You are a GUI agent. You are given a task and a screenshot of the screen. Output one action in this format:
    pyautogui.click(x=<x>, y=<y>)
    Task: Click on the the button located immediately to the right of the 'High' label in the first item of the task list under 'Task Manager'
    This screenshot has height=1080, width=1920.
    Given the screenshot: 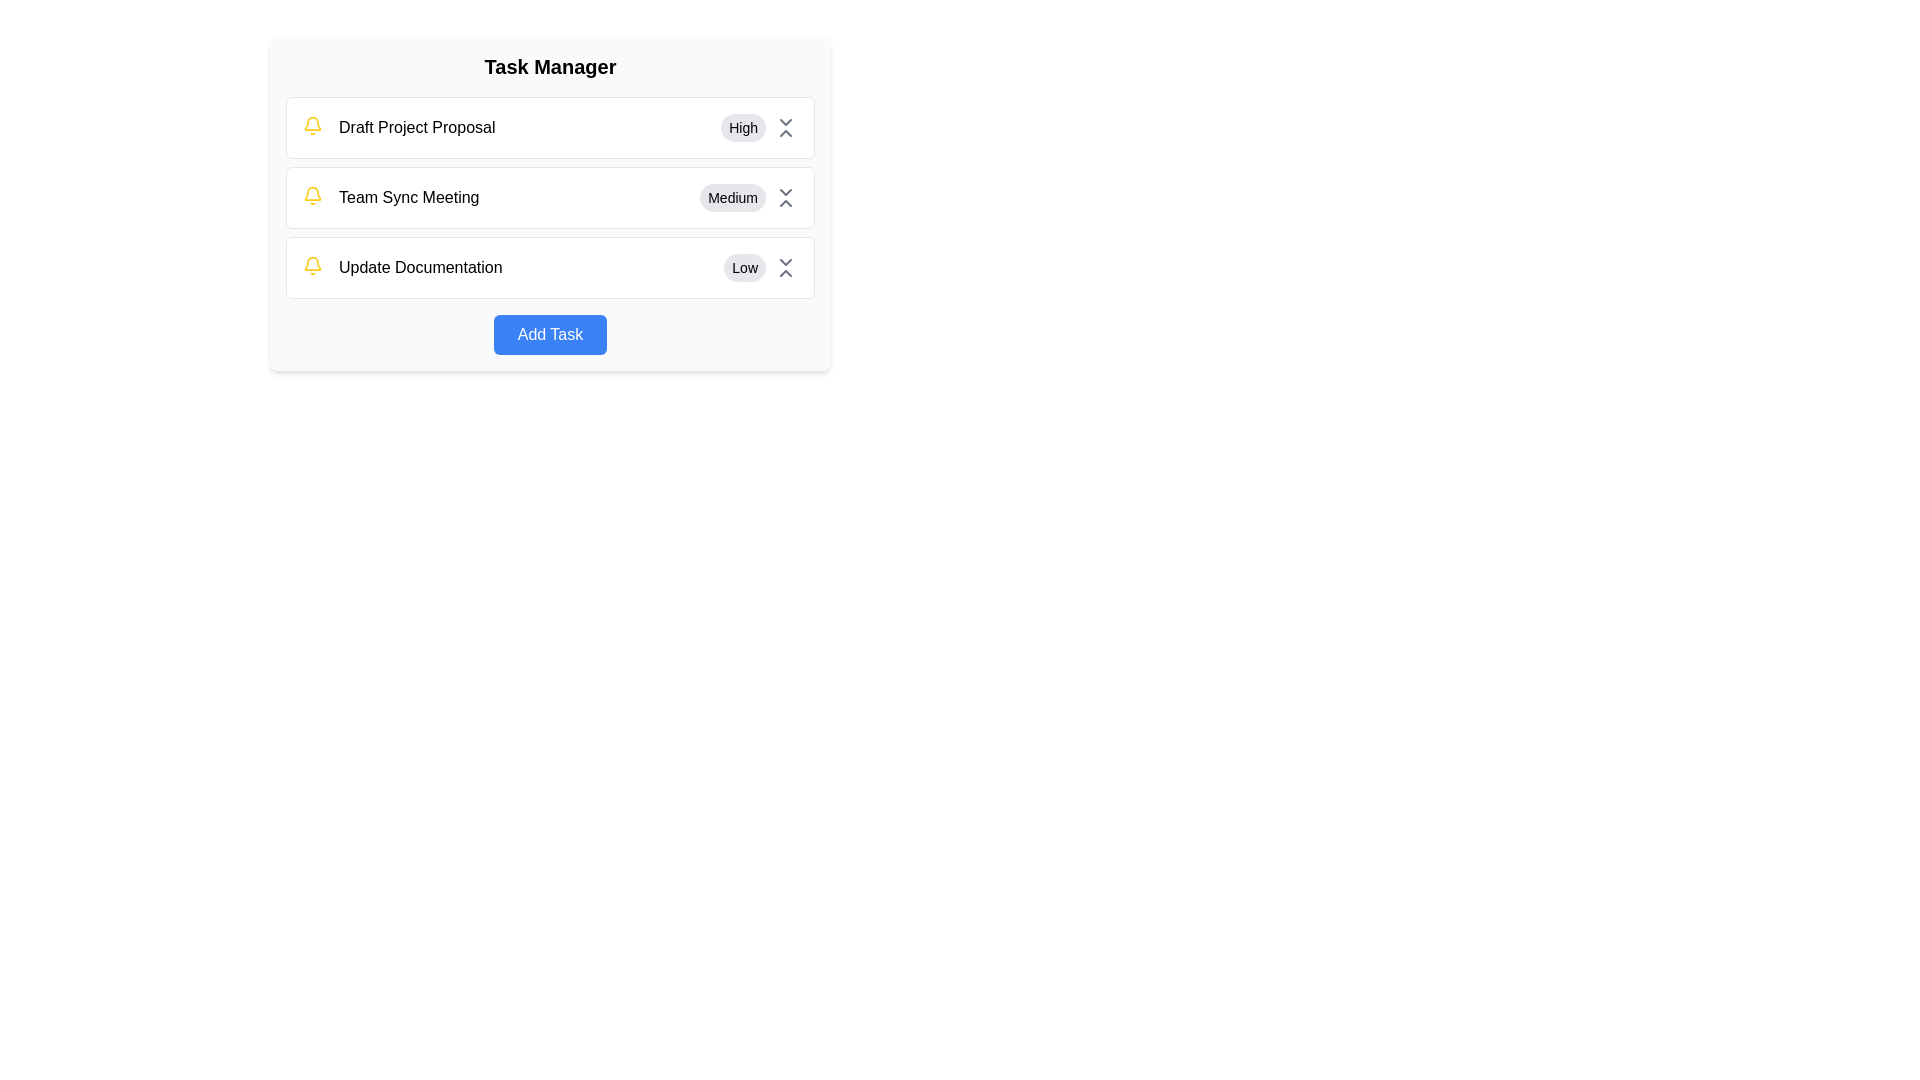 What is the action you would take?
    pyautogui.click(x=785, y=127)
    